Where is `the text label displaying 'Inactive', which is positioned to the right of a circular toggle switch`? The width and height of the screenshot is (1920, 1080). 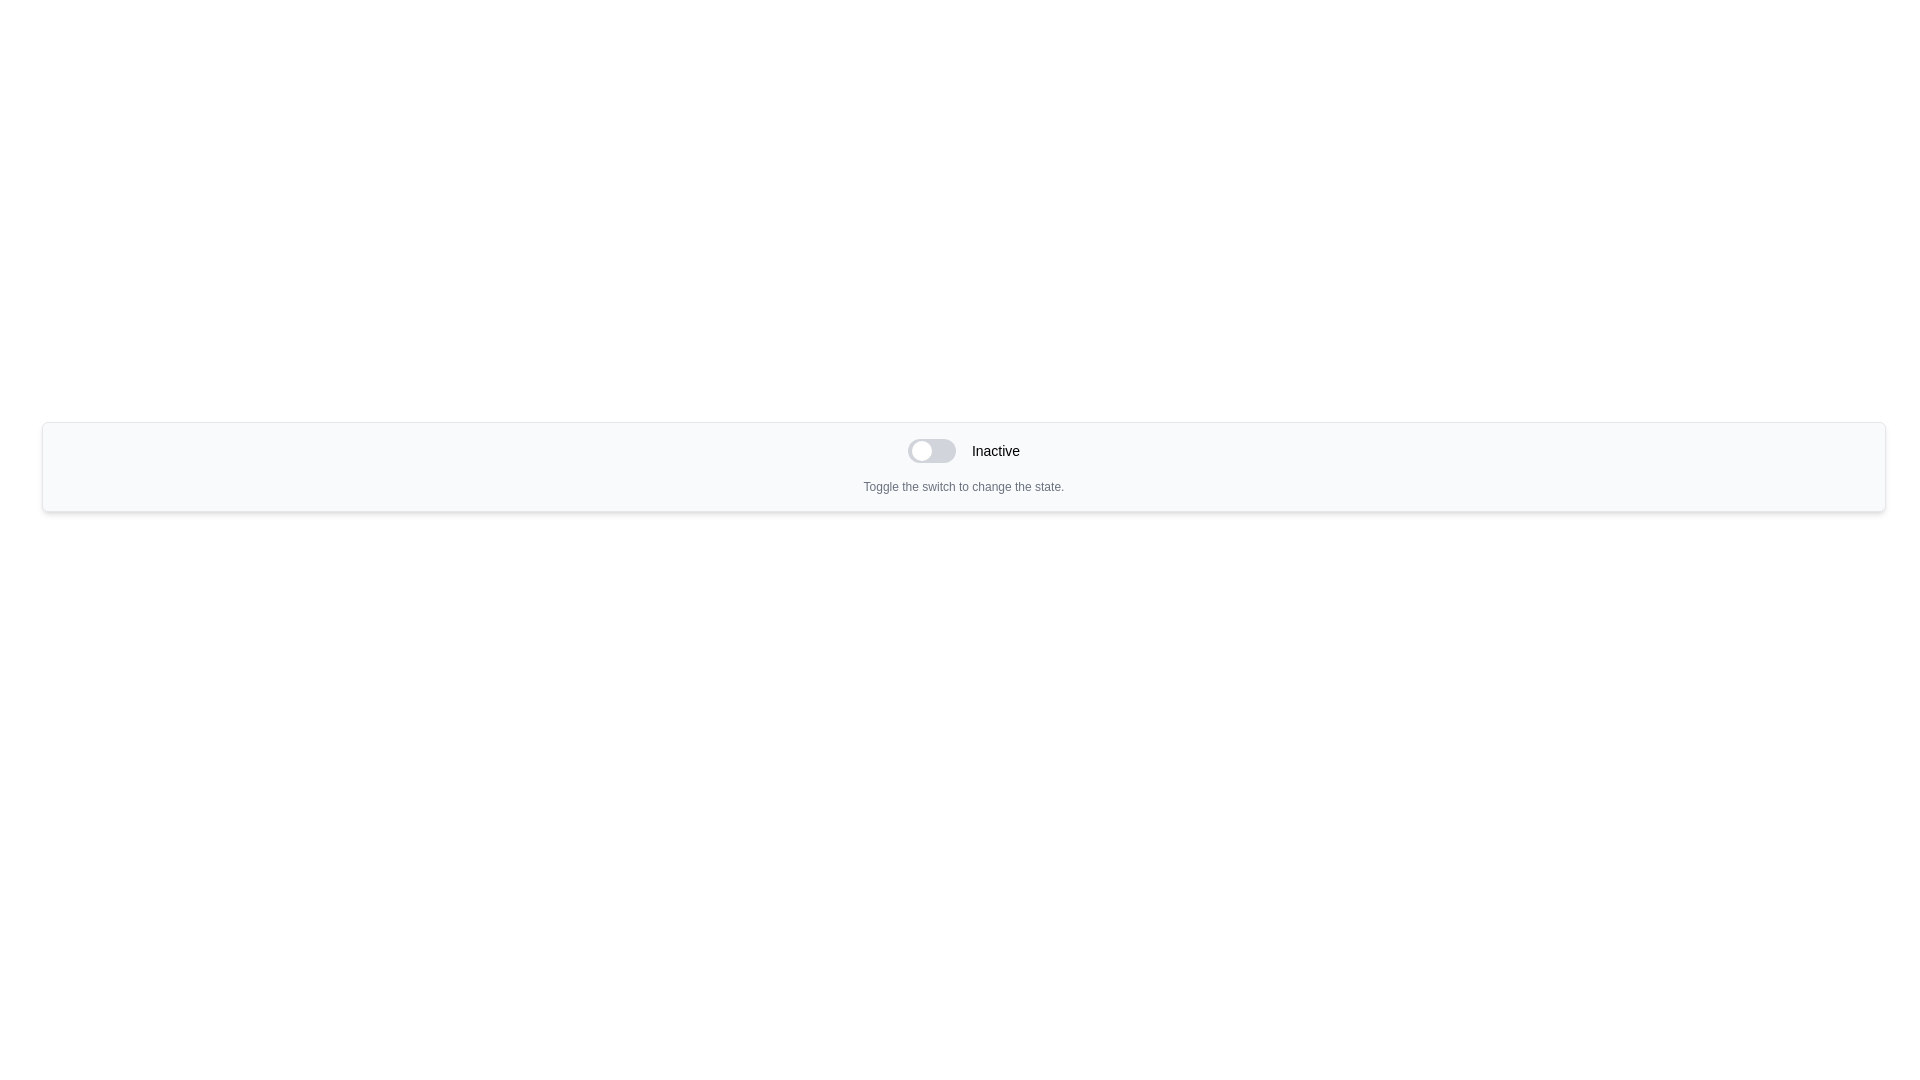 the text label displaying 'Inactive', which is positioned to the right of a circular toggle switch is located at coordinates (996, 451).